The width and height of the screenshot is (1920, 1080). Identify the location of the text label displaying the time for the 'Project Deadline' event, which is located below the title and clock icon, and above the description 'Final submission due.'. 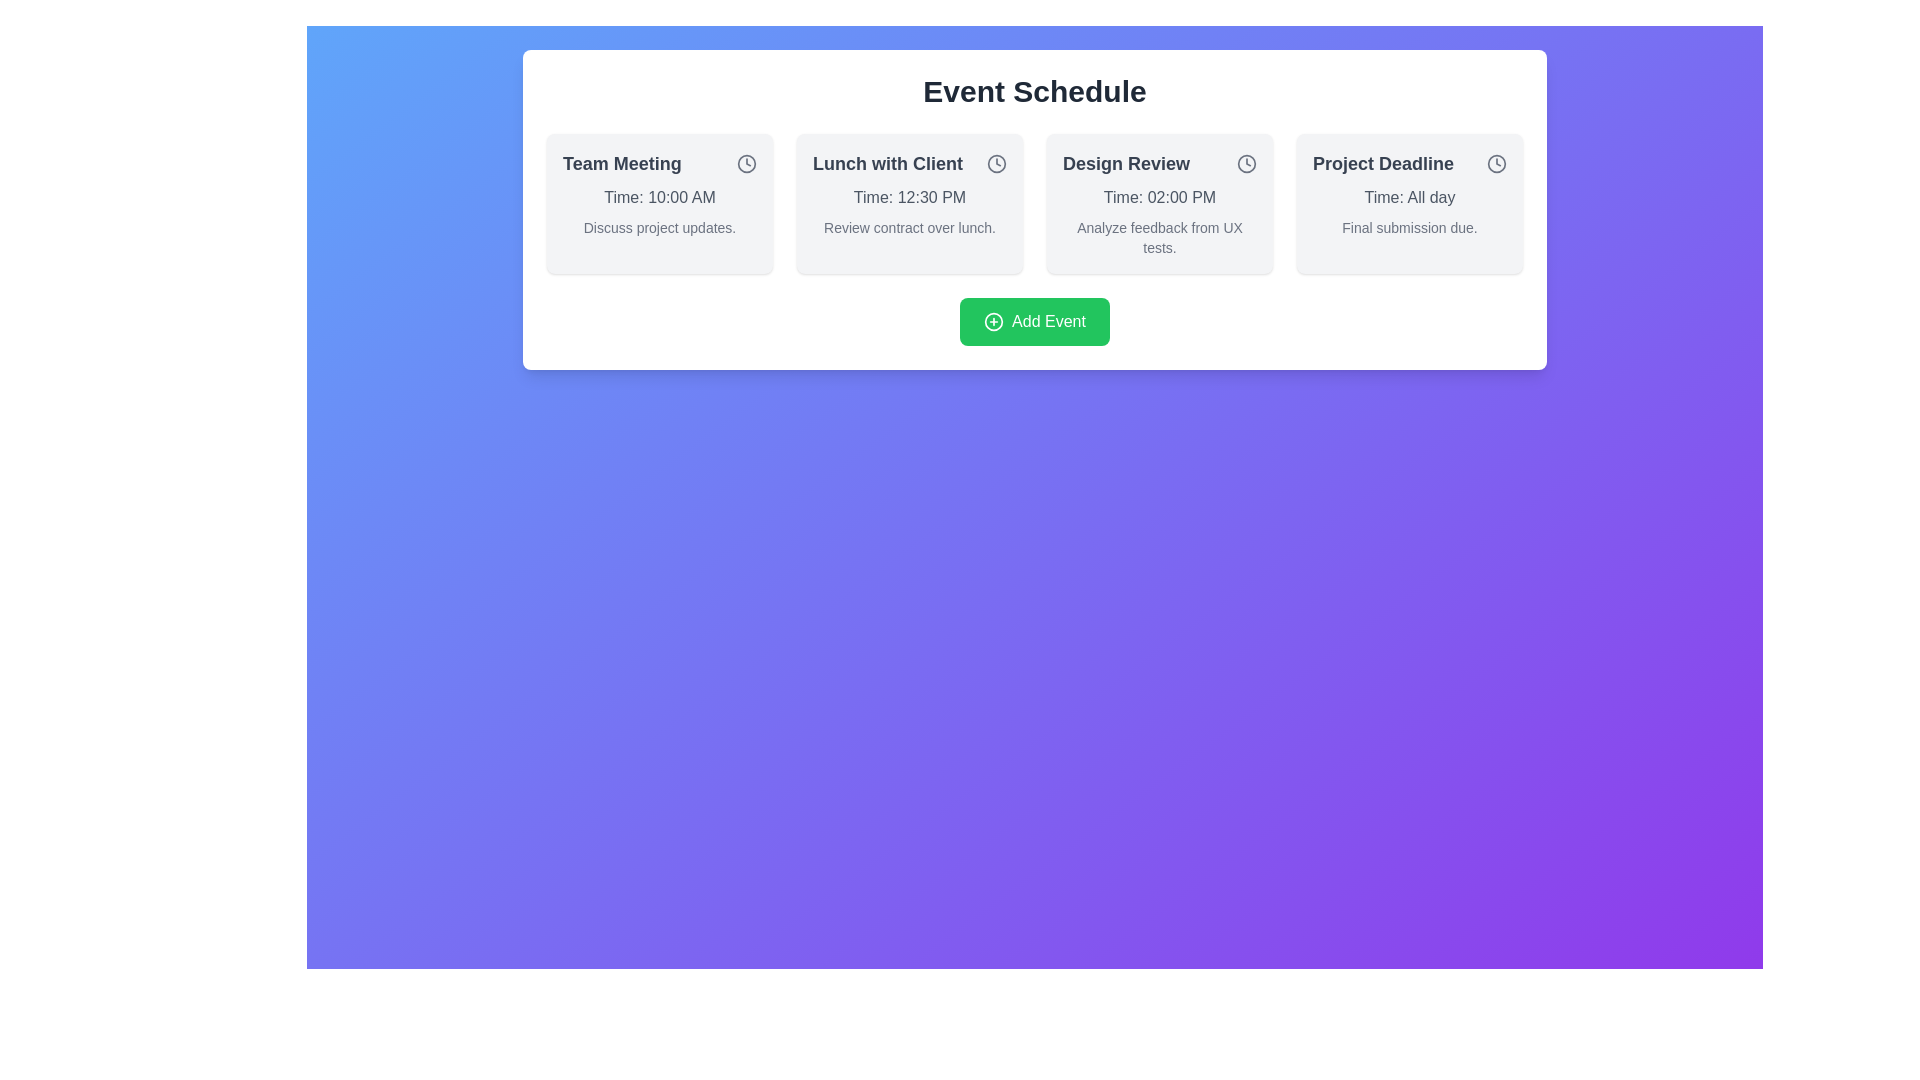
(1409, 197).